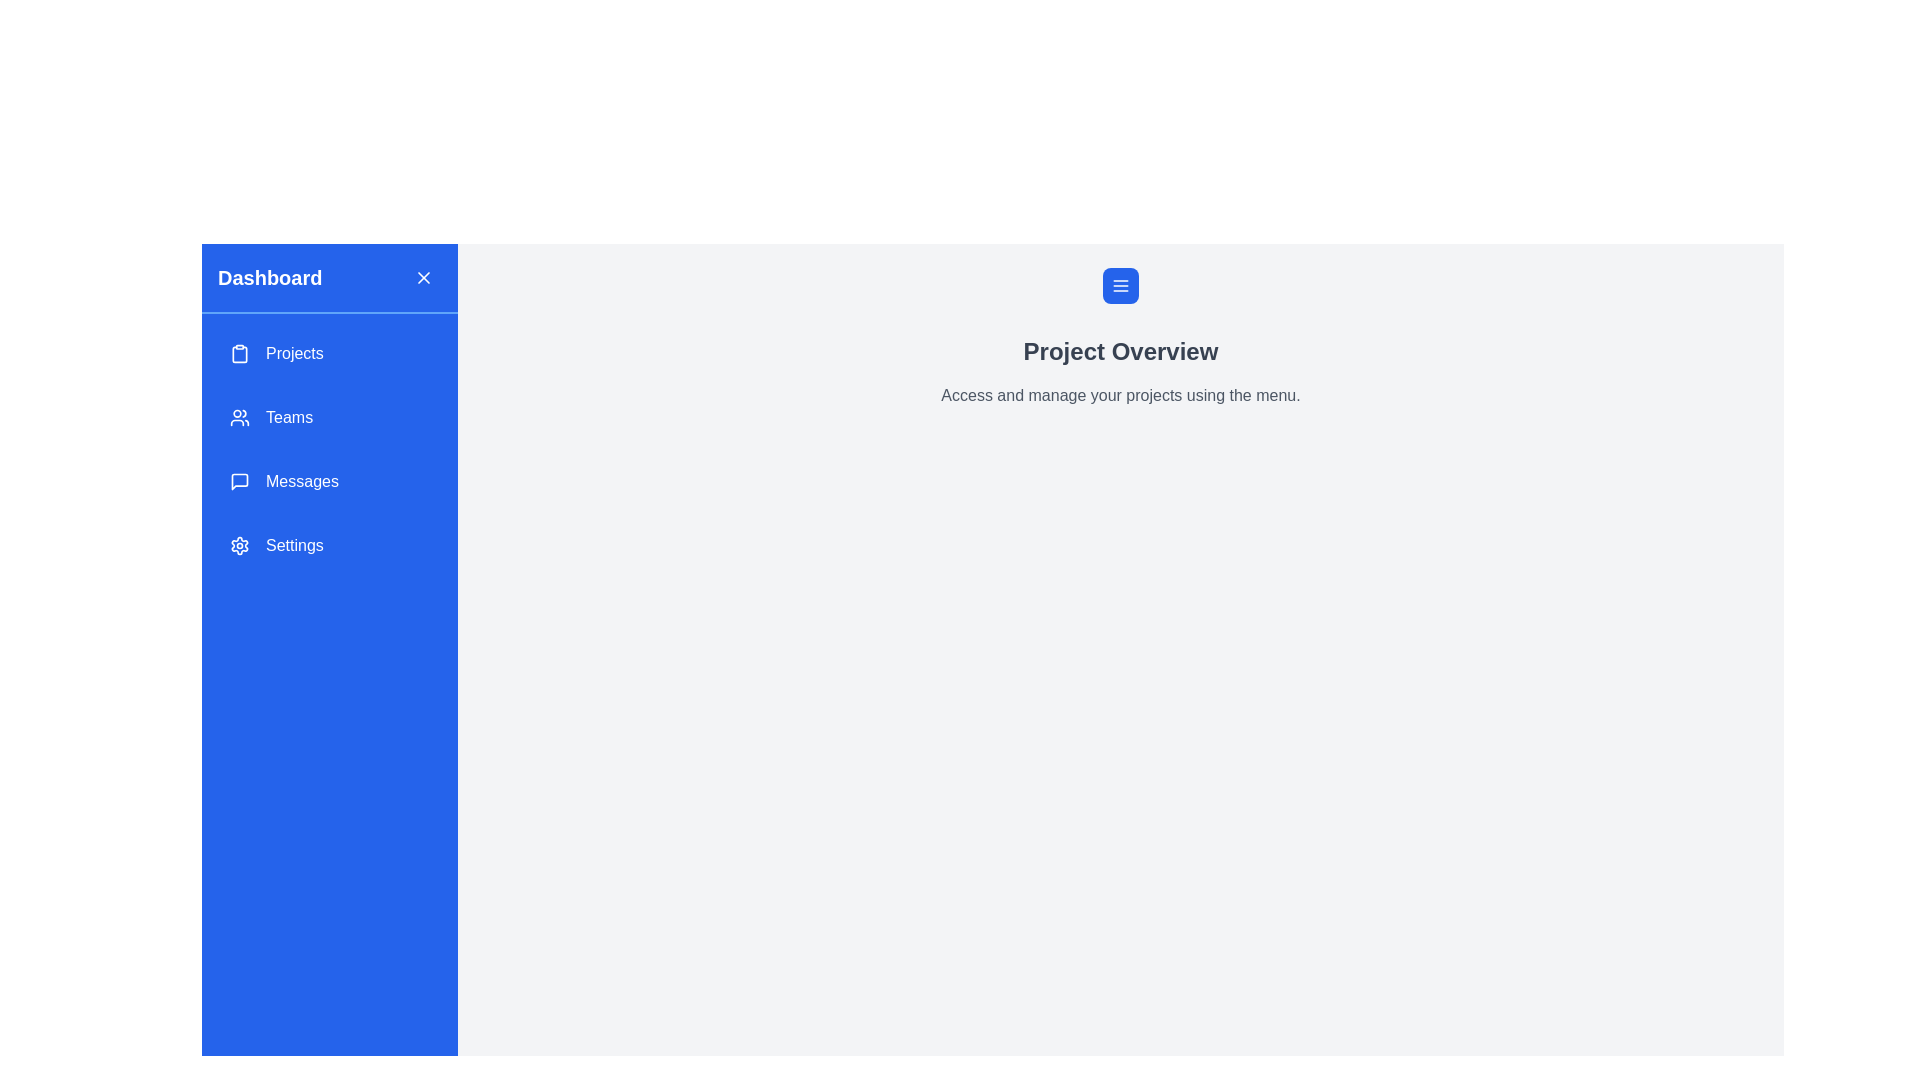  Describe the element at coordinates (1121, 285) in the screenshot. I see `the menu button icon located at the center of the blue button above the 'Project Overview' content area` at that location.